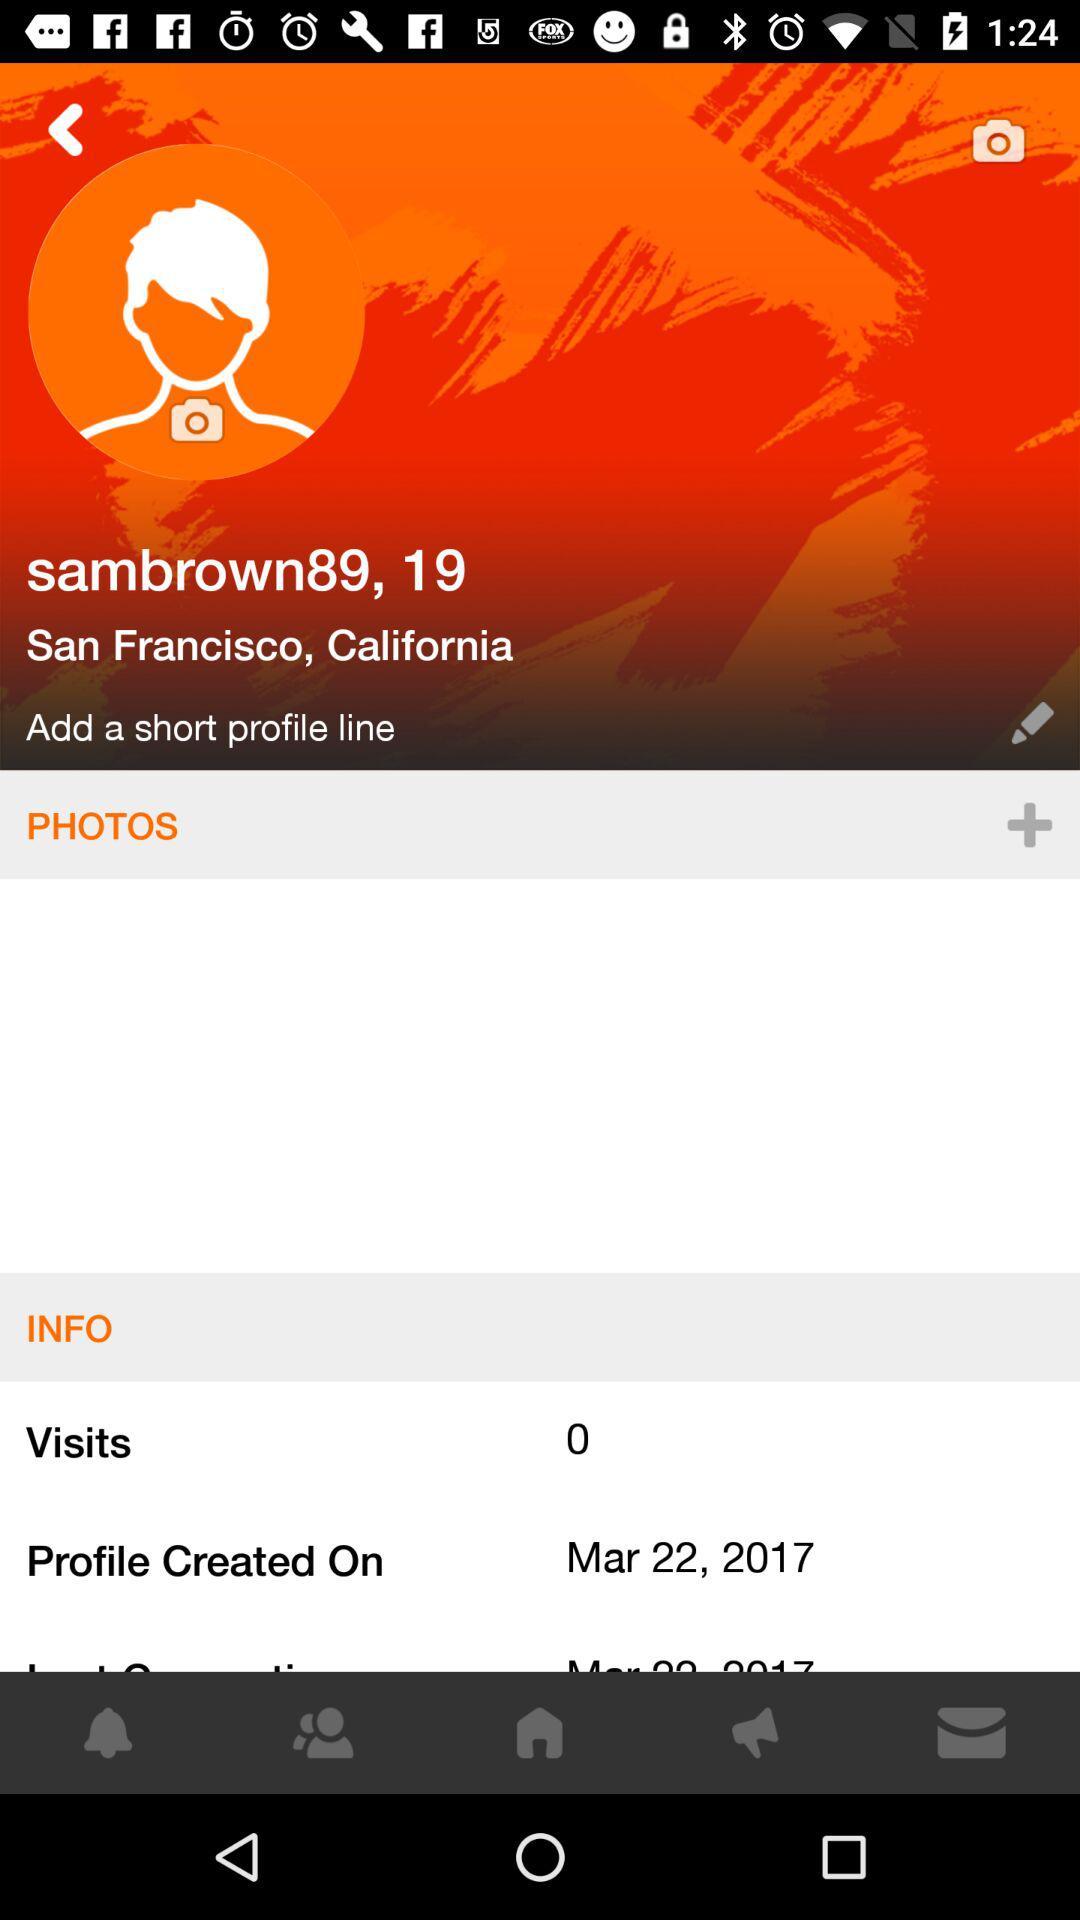  Describe the element at coordinates (1029, 824) in the screenshot. I see `the add icon` at that location.